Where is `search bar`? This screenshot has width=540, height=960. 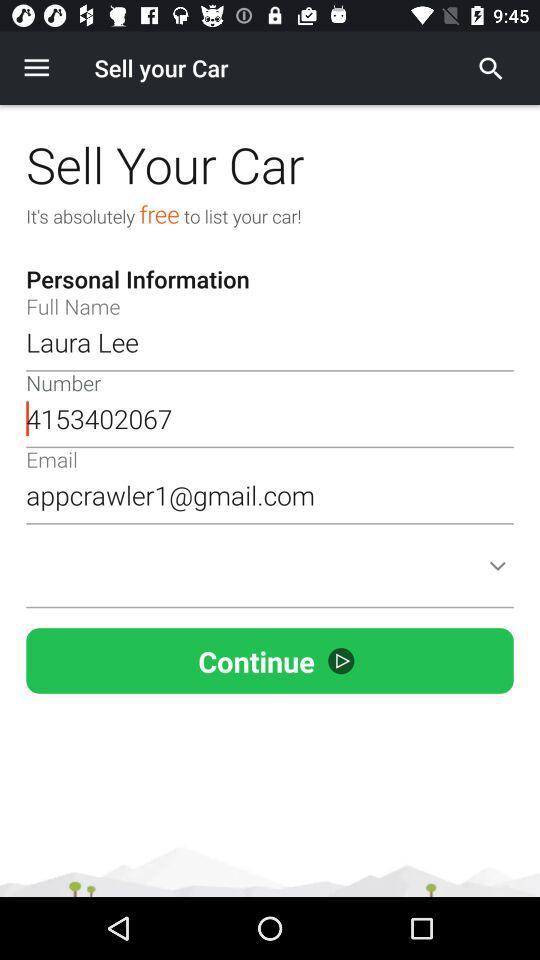
search bar is located at coordinates (490, 68).